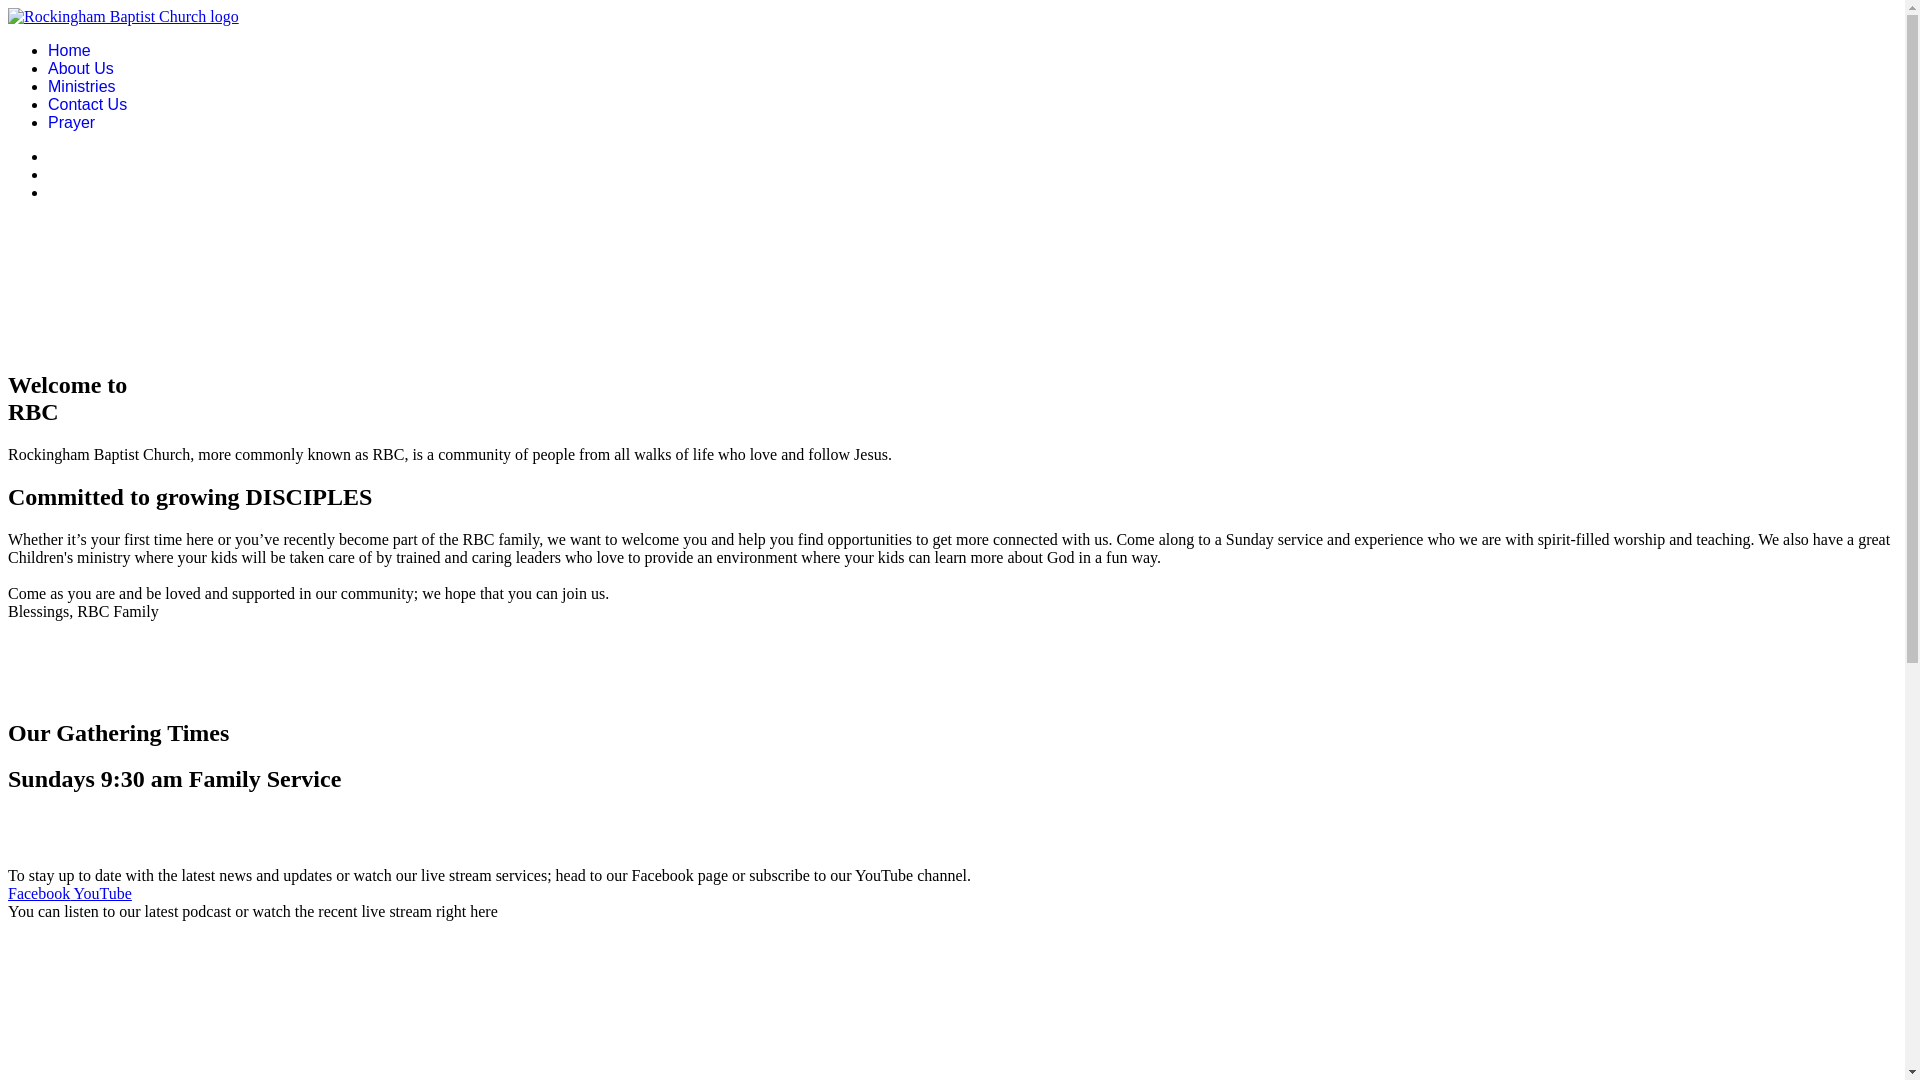  What do you see at coordinates (99, 892) in the screenshot?
I see `'YouTube'` at bounding box center [99, 892].